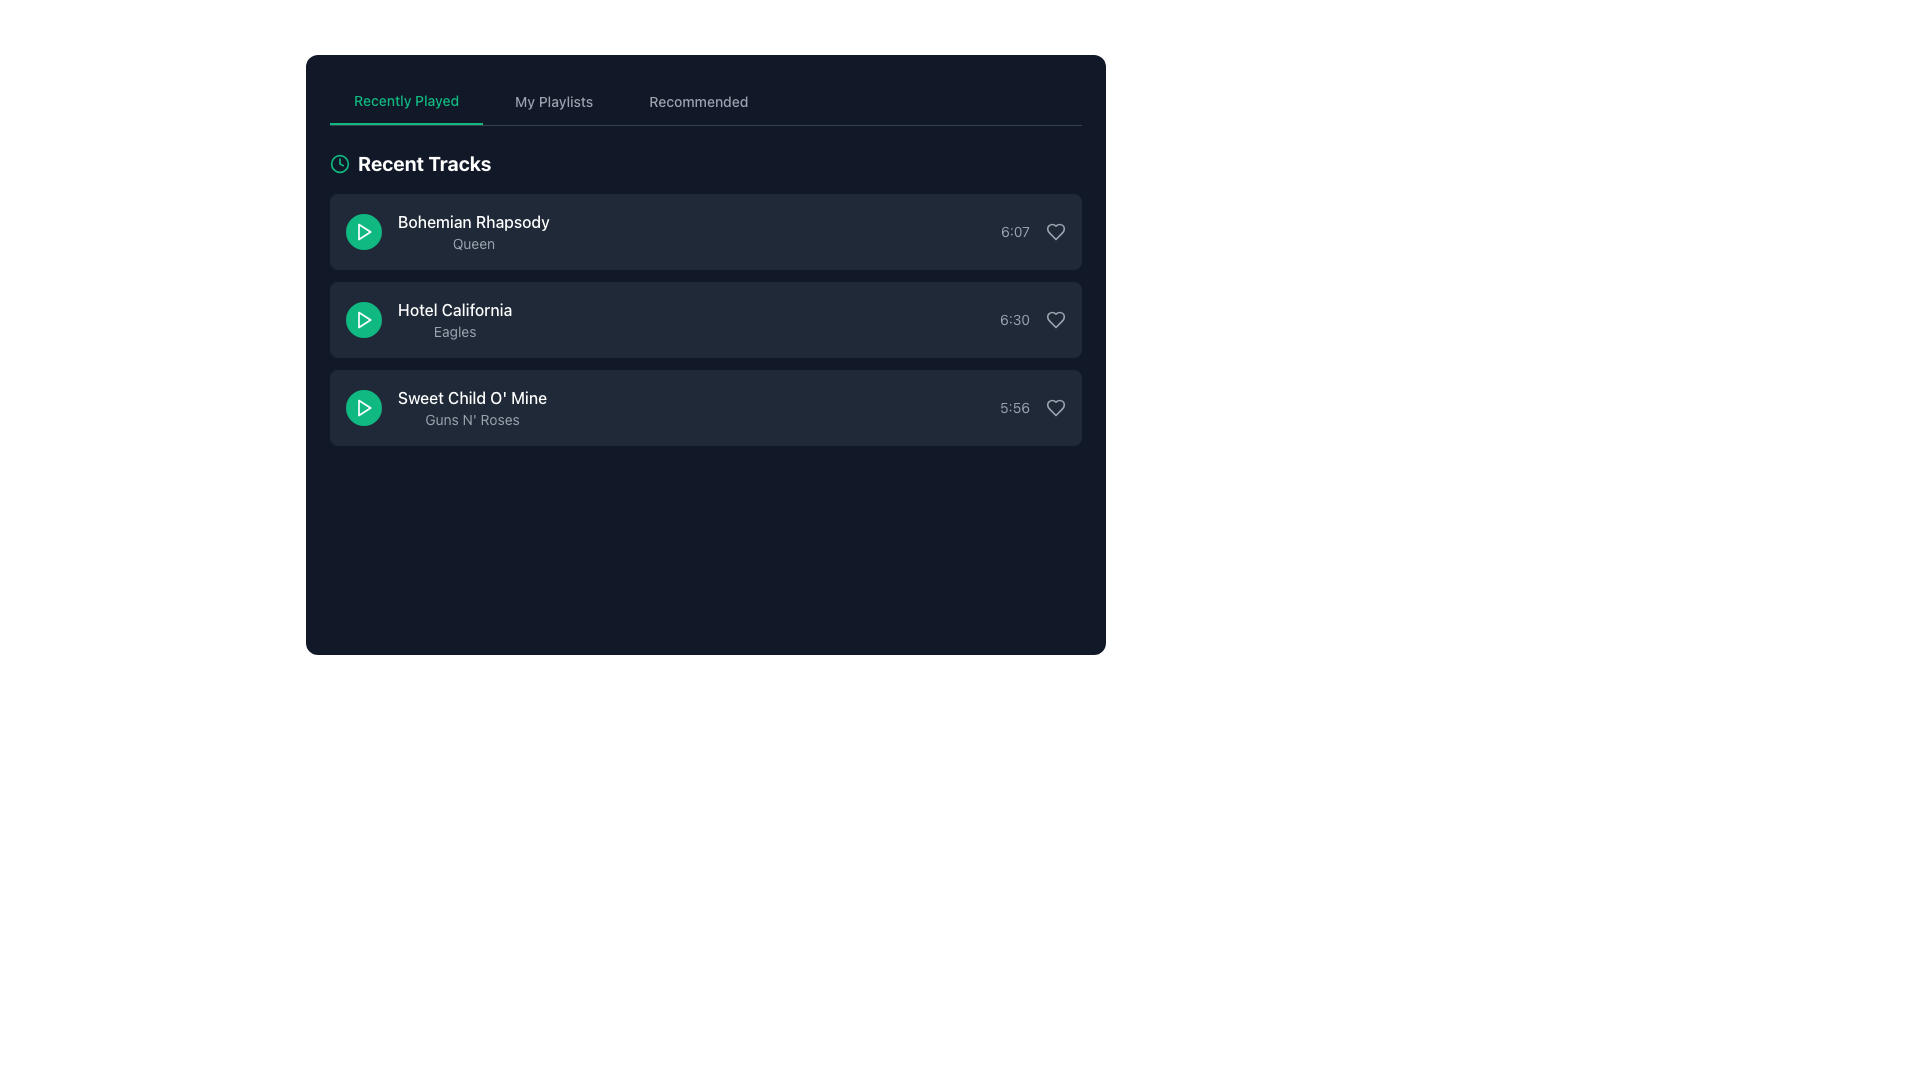 The height and width of the screenshot is (1080, 1920). What do you see at coordinates (472, 222) in the screenshot?
I see `the Text label displaying the title of the track currently listed, which is positioned above the artist name 'Queen' in the 'Recent Tracks' section` at bounding box center [472, 222].